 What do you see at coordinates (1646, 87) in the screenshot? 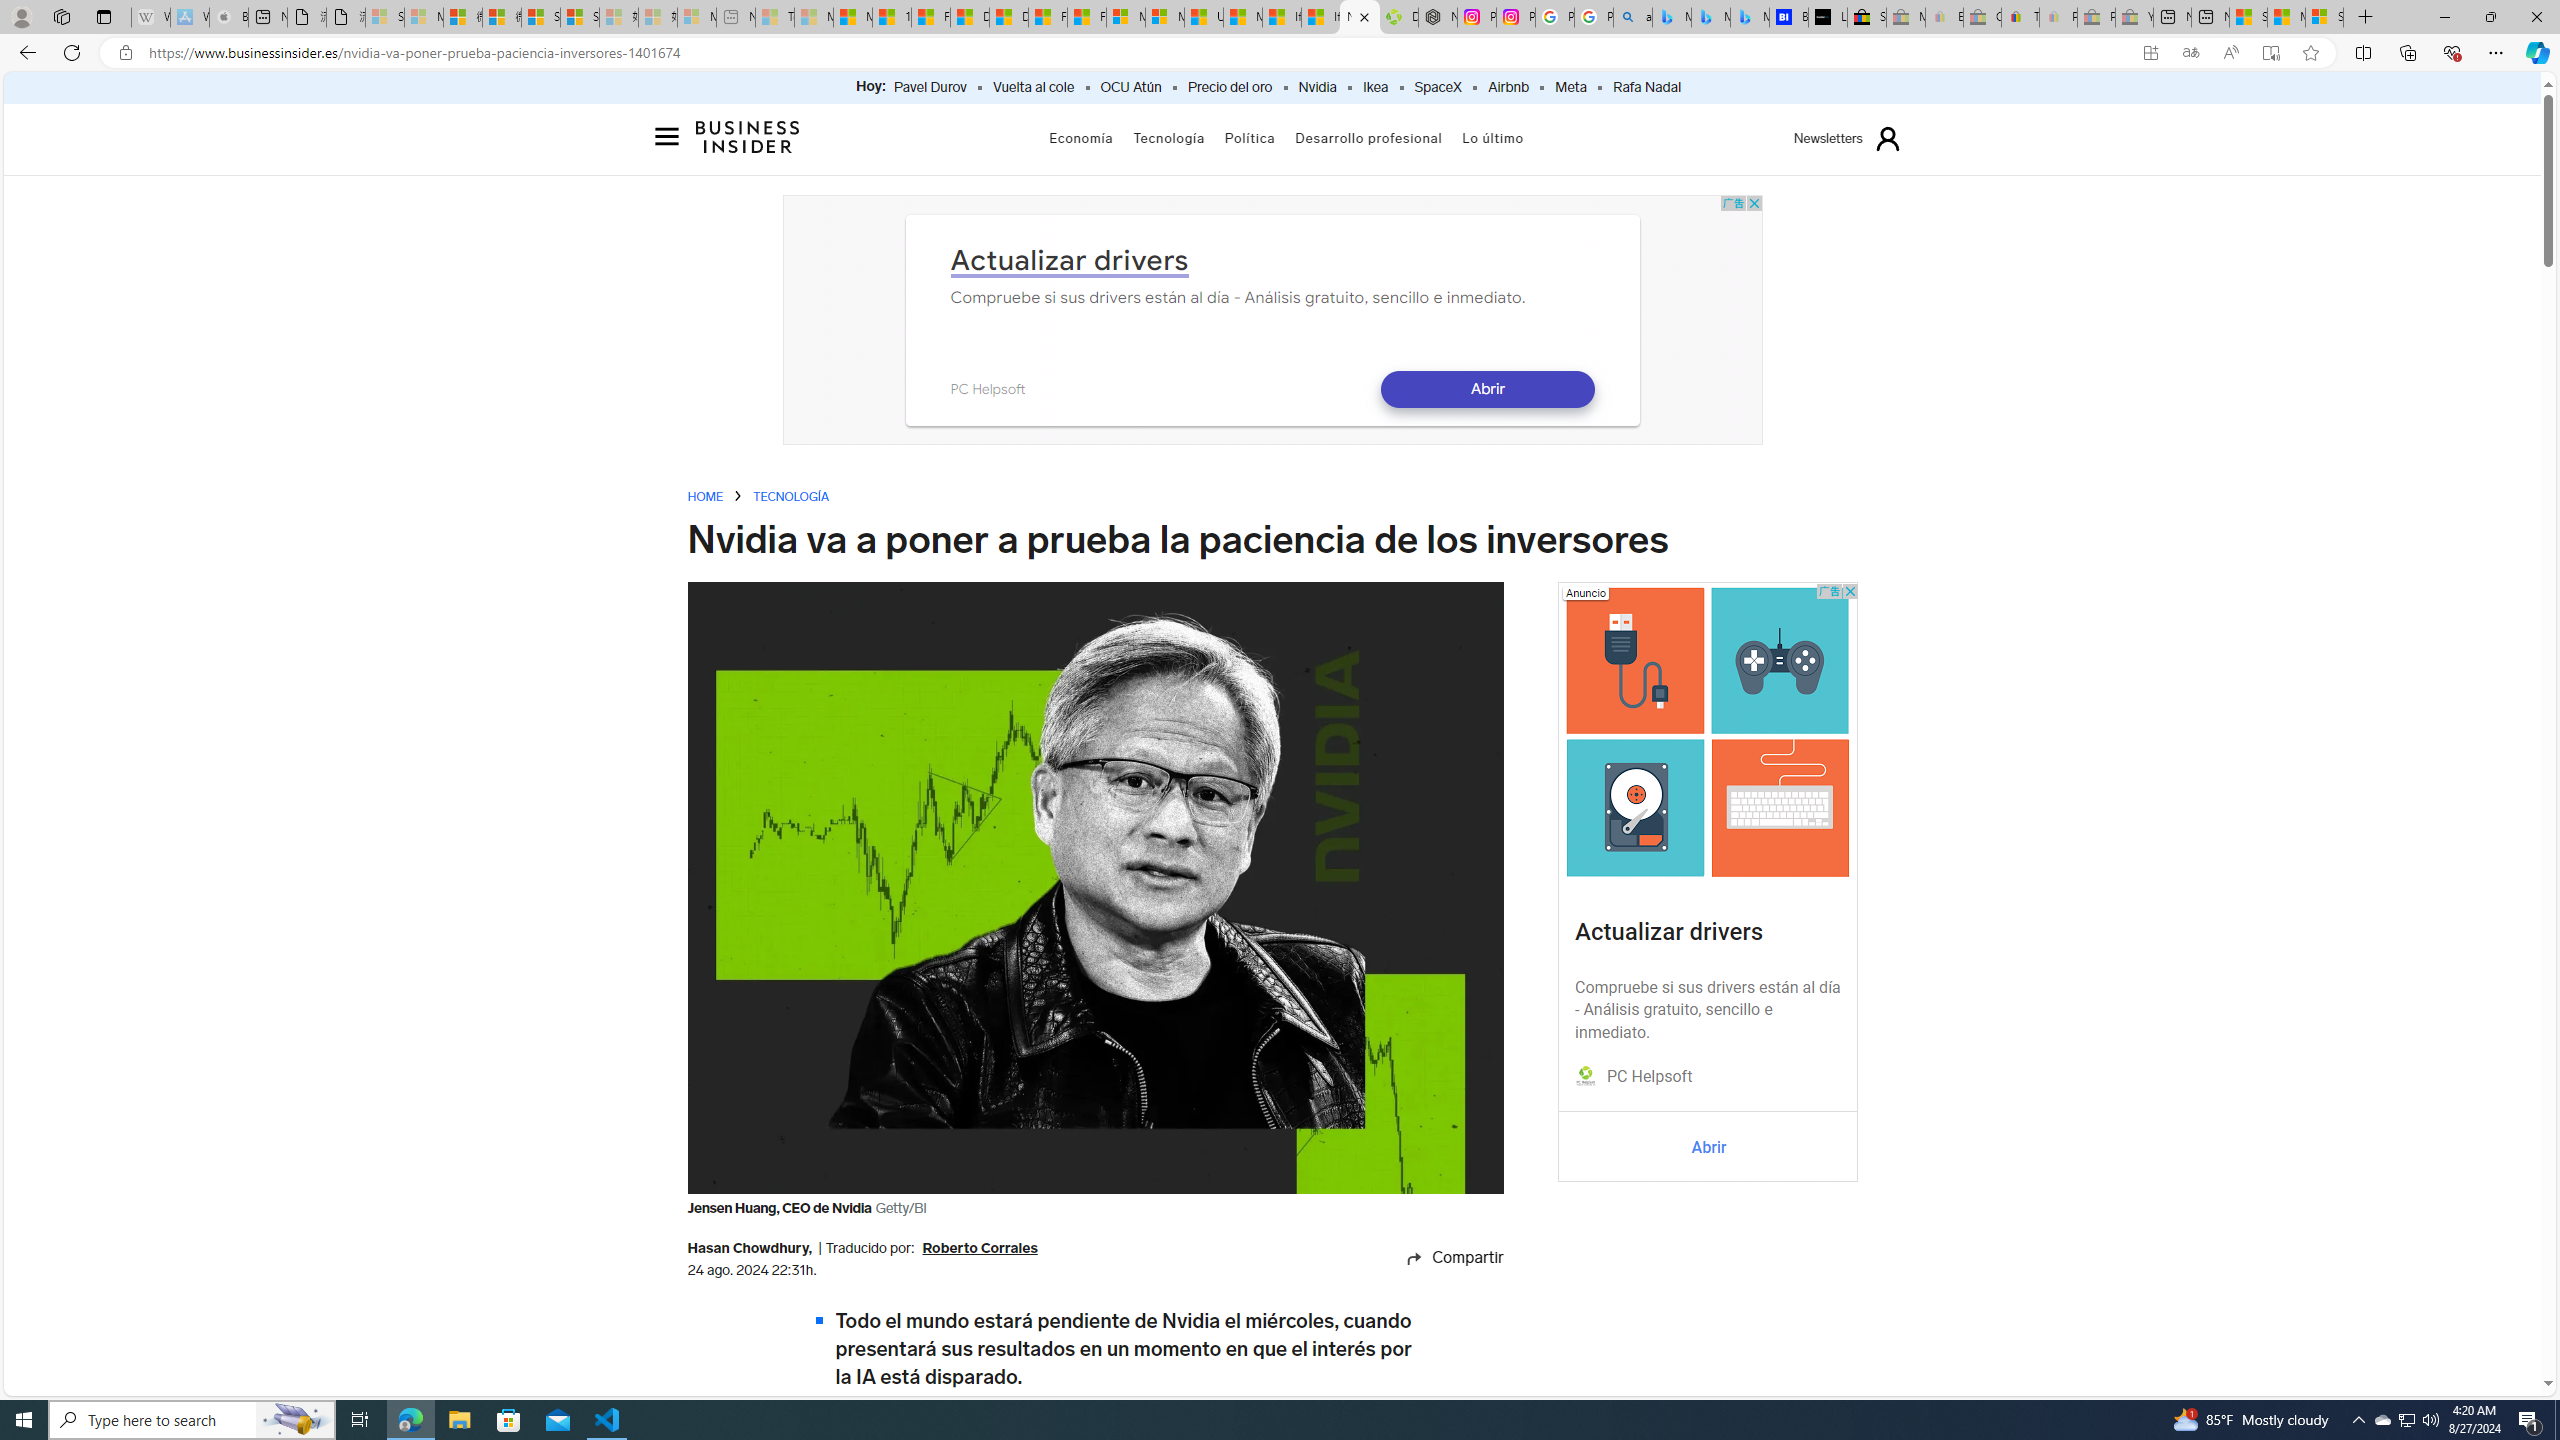
I see `'Rafa Nadal'` at bounding box center [1646, 87].